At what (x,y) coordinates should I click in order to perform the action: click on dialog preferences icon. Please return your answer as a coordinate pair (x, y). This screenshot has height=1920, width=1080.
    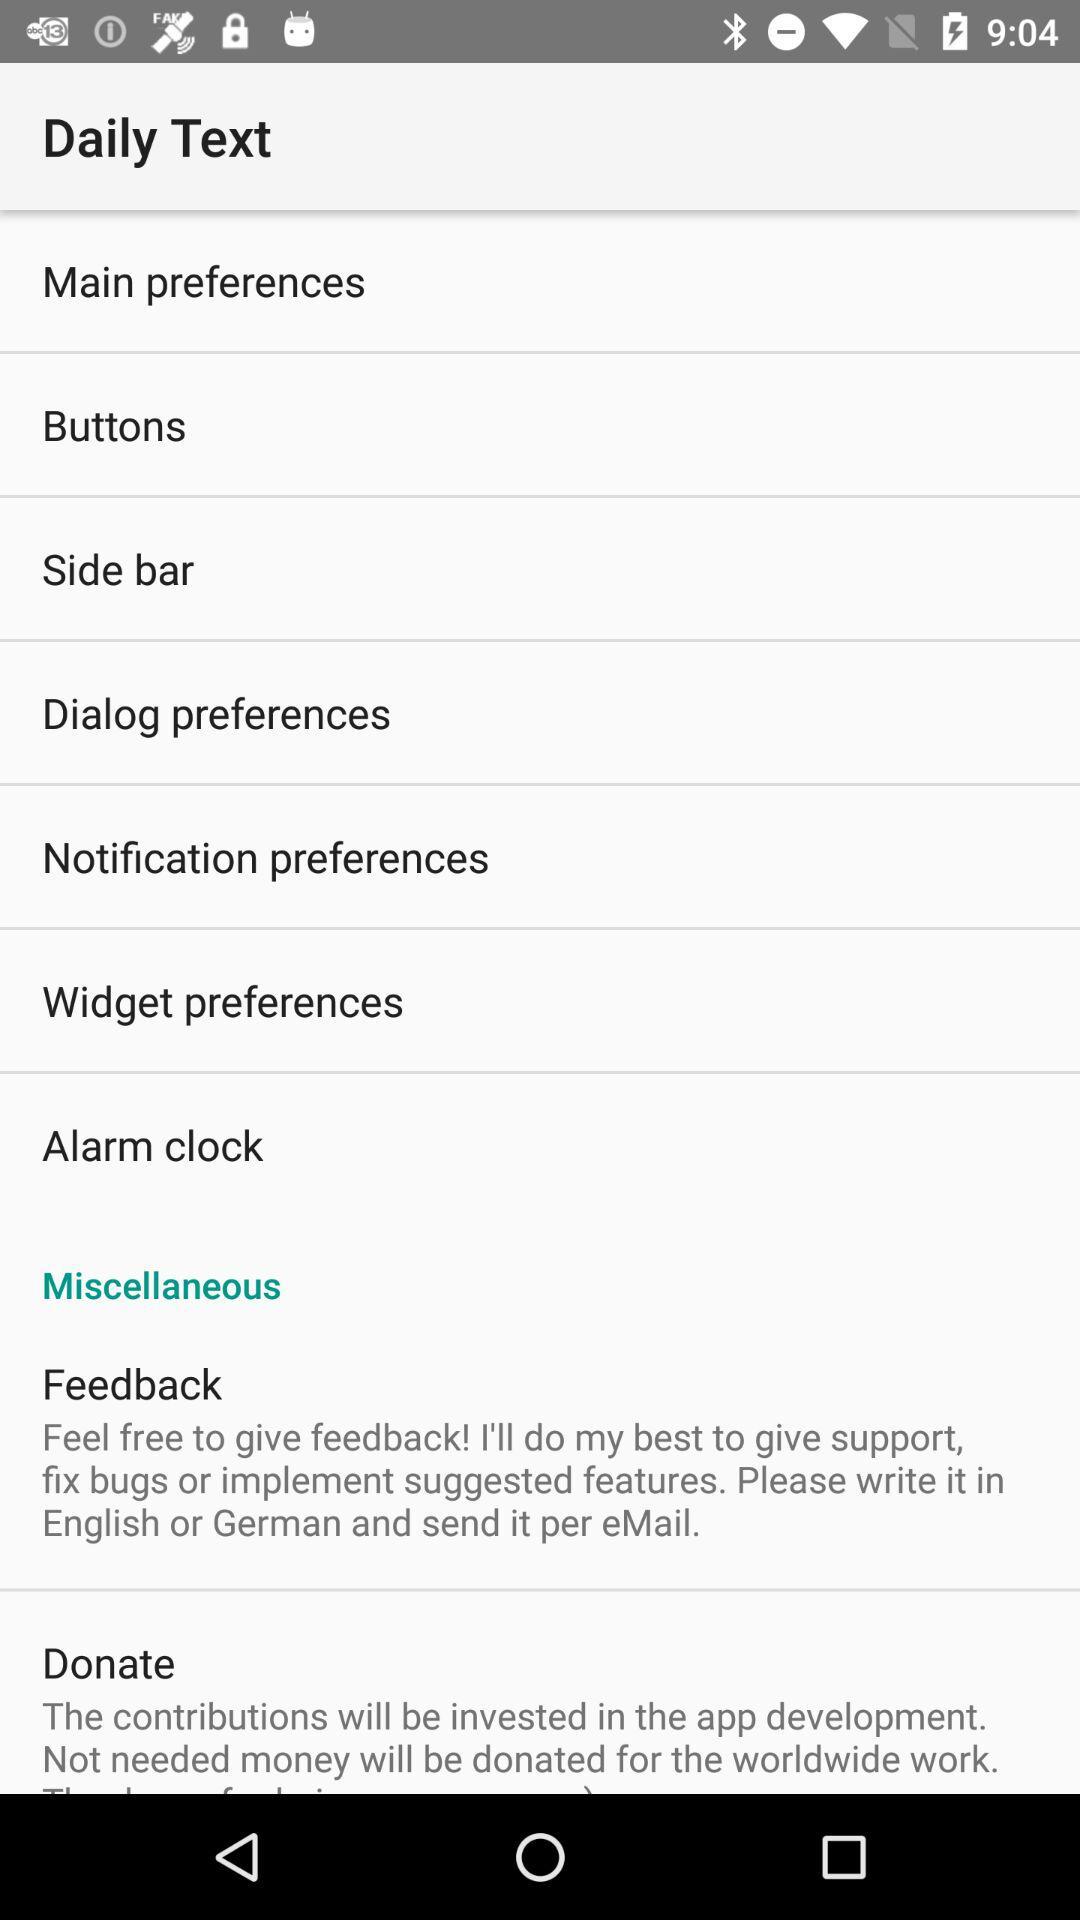
    Looking at the image, I should click on (216, 712).